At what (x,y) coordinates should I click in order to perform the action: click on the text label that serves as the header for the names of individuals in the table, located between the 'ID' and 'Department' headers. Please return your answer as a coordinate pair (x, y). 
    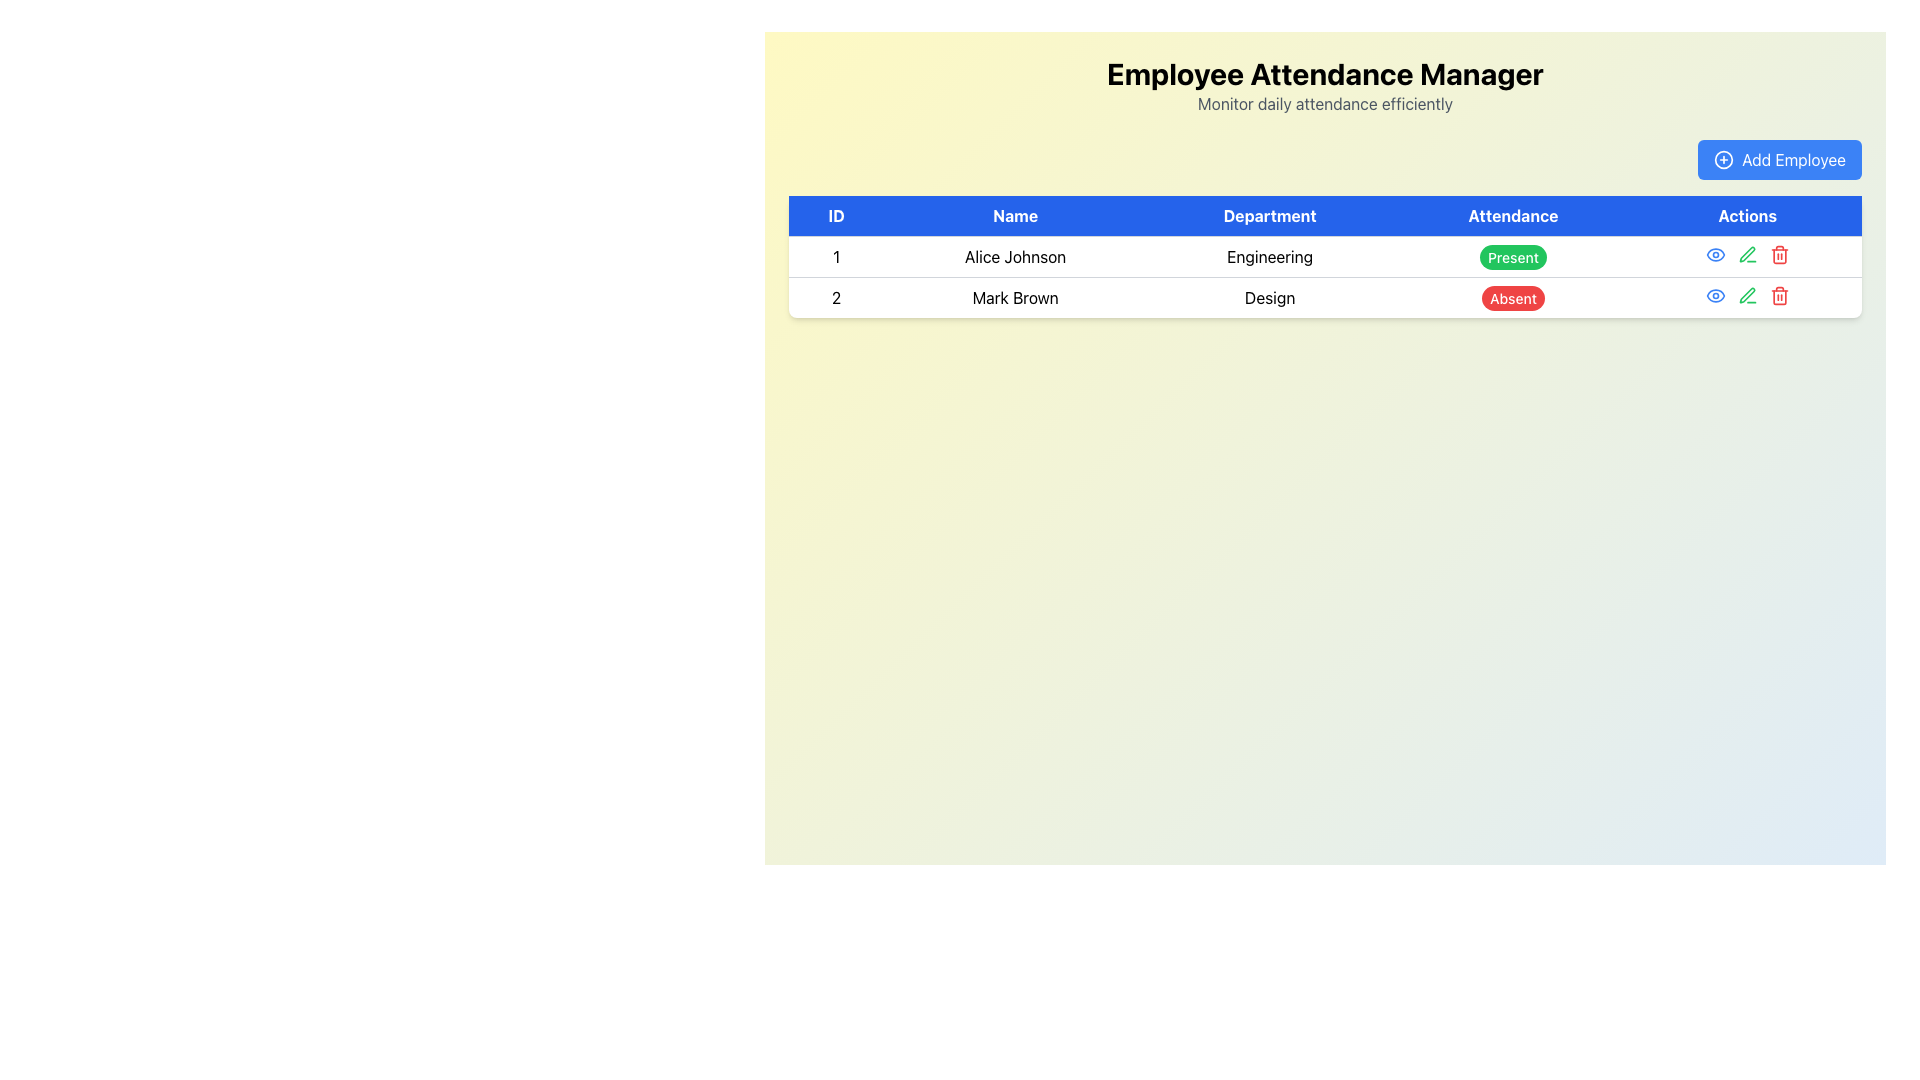
    Looking at the image, I should click on (1015, 216).